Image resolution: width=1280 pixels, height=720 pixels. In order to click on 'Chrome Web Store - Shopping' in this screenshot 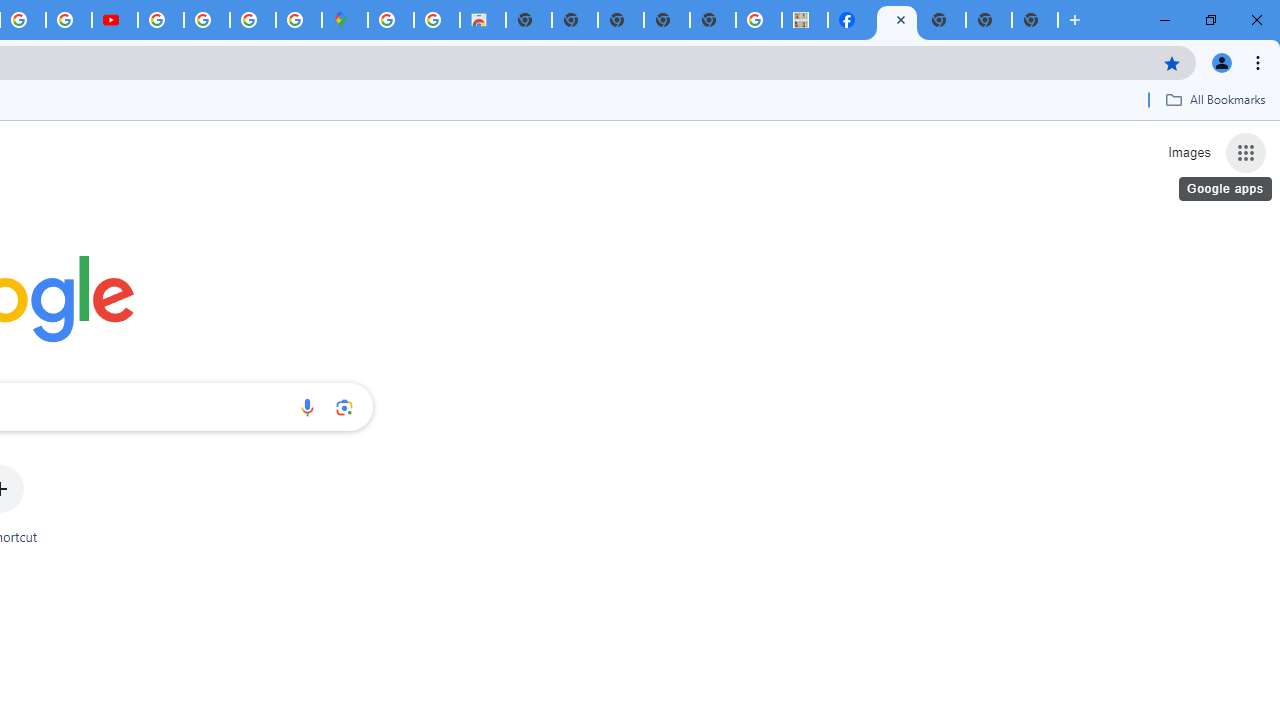, I will do `click(482, 20)`.